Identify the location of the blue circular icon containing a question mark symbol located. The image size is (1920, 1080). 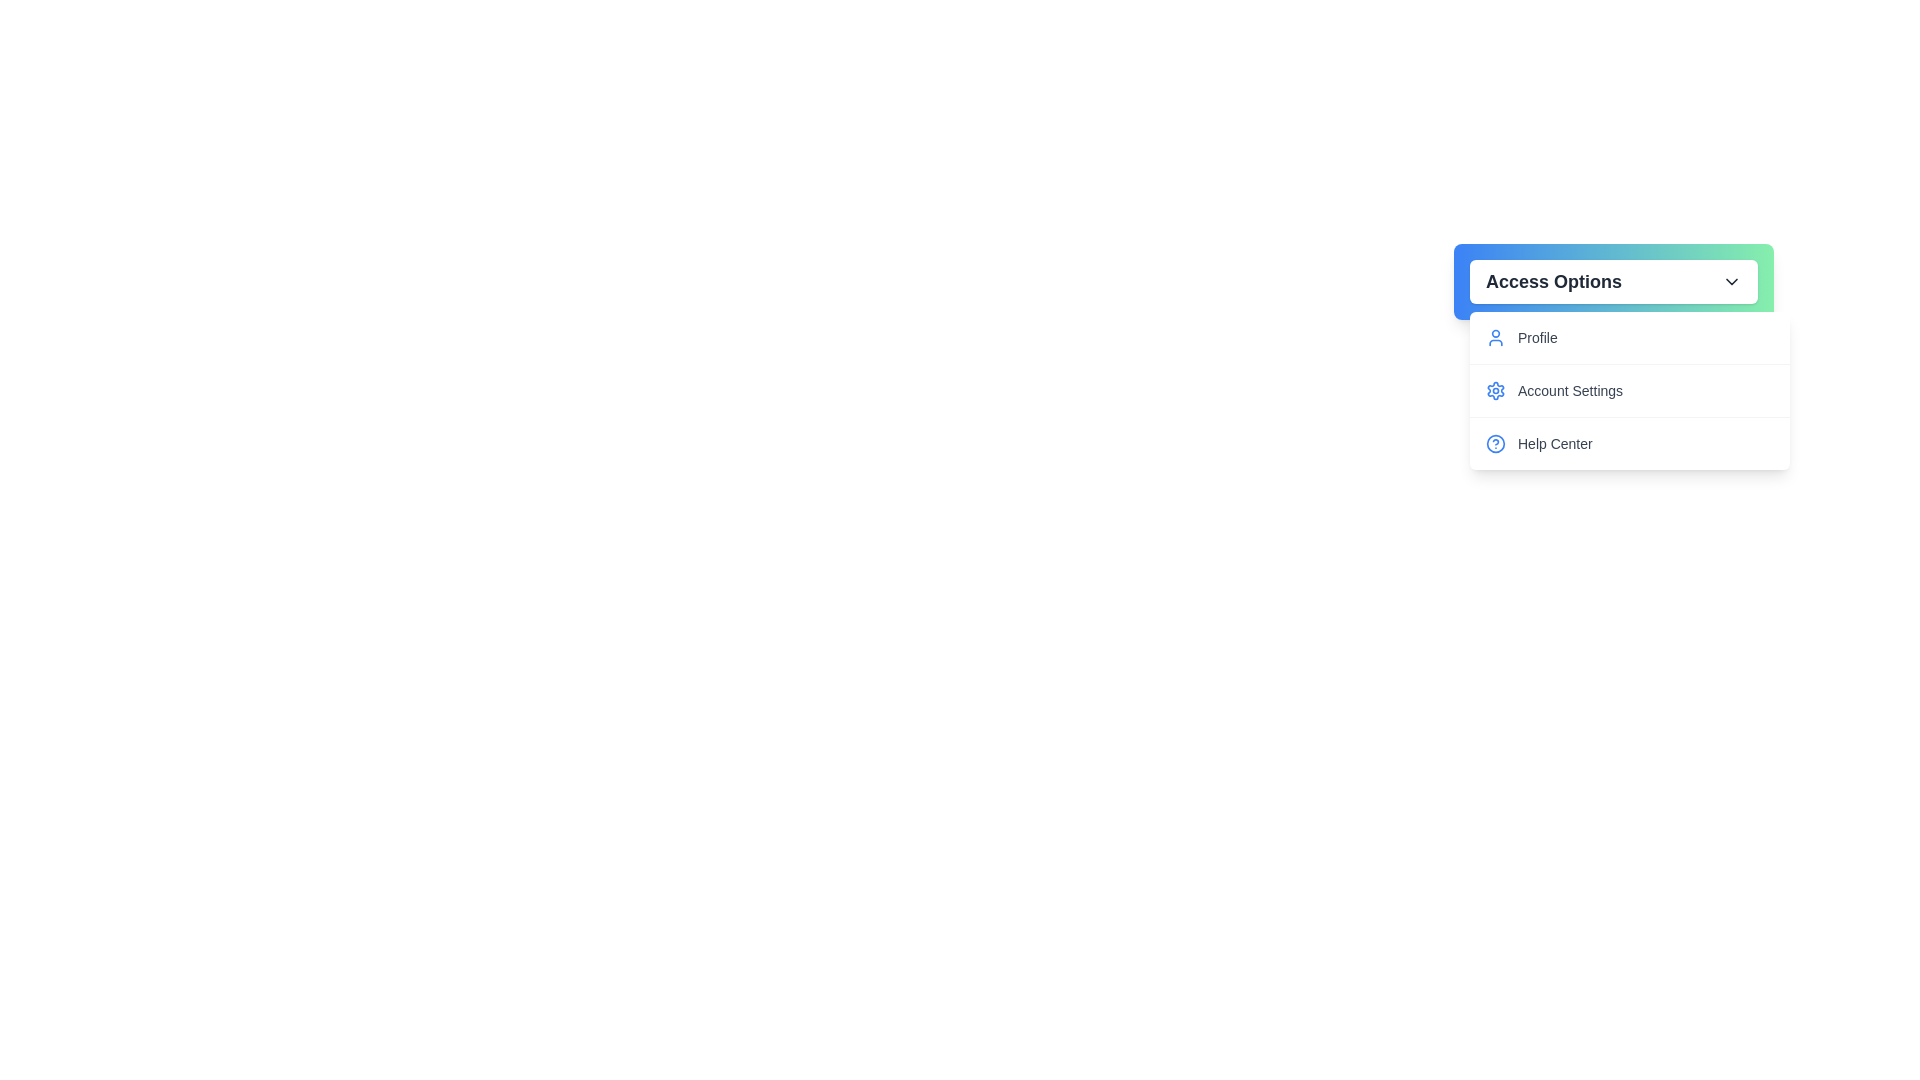
(1496, 442).